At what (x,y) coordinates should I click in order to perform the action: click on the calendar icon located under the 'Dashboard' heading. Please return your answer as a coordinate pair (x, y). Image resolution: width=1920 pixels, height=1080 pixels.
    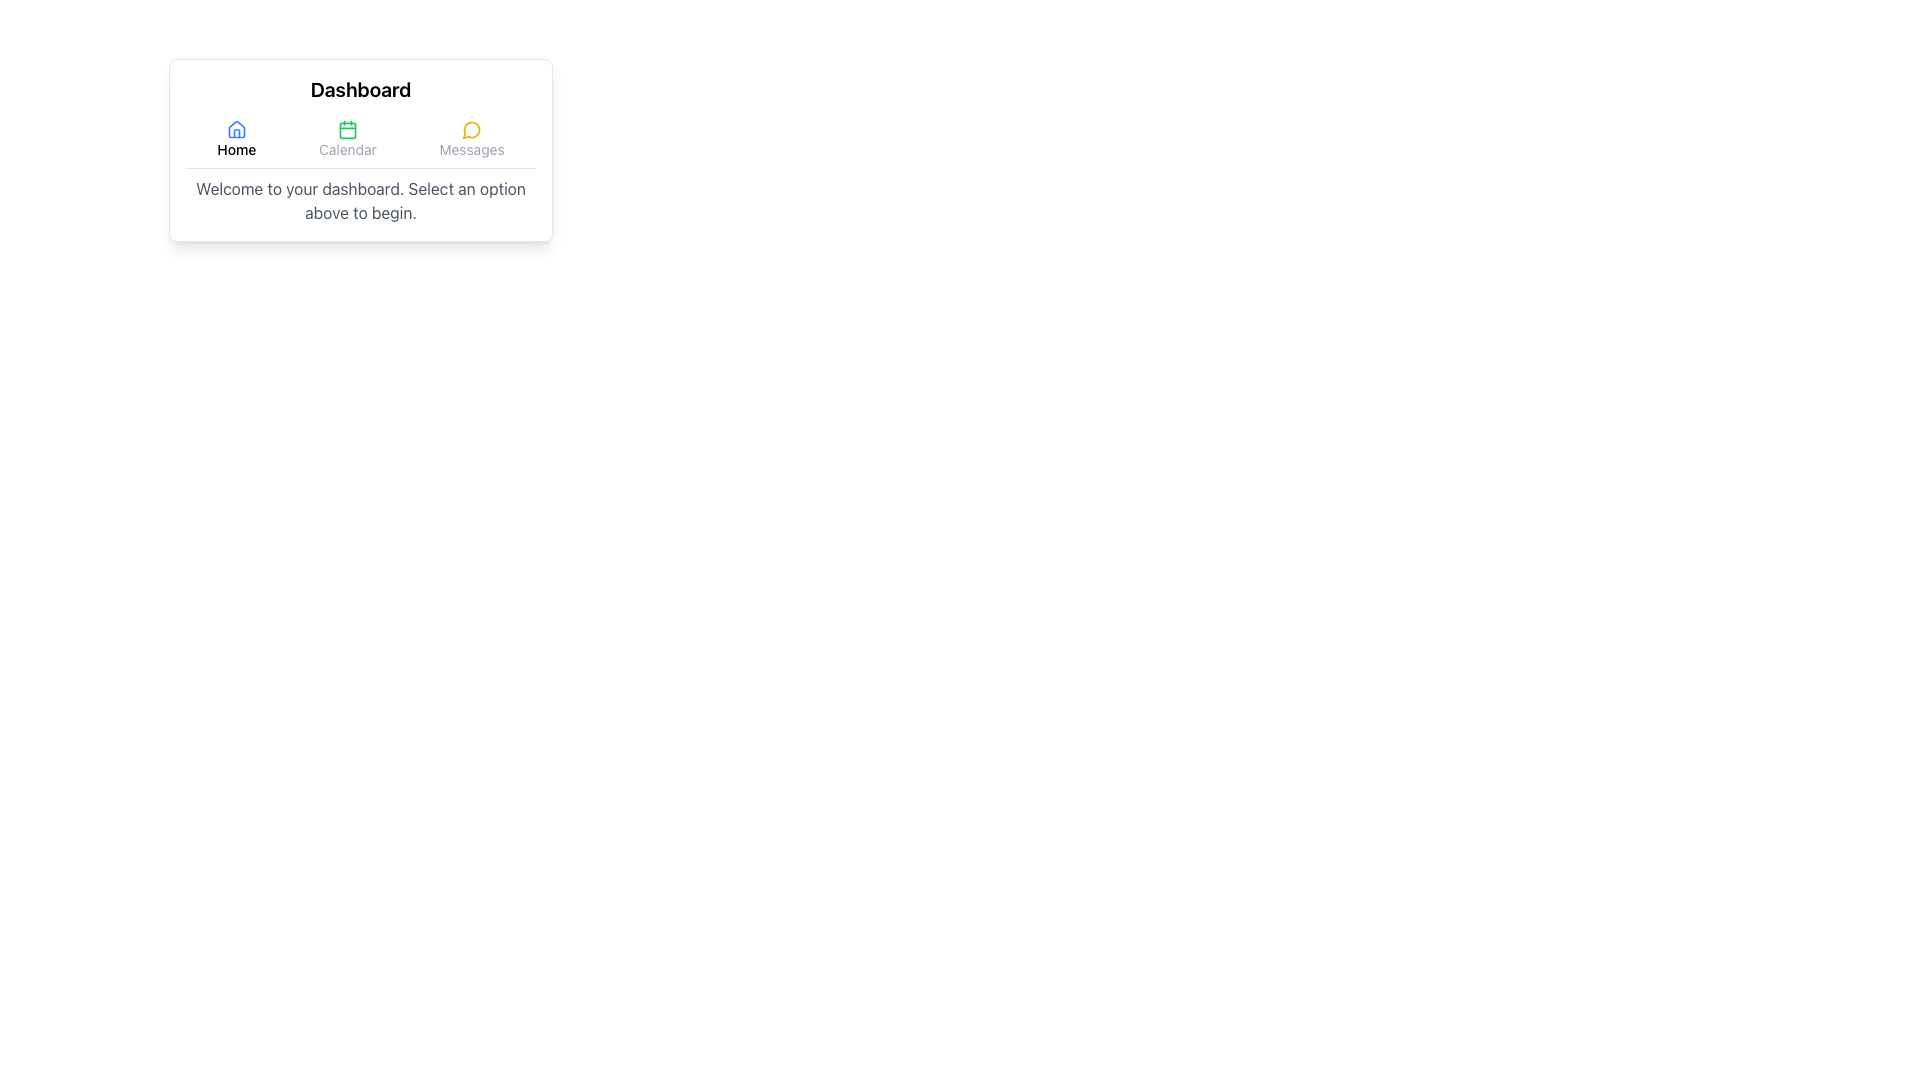
    Looking at the image, I should click on (347, 130).